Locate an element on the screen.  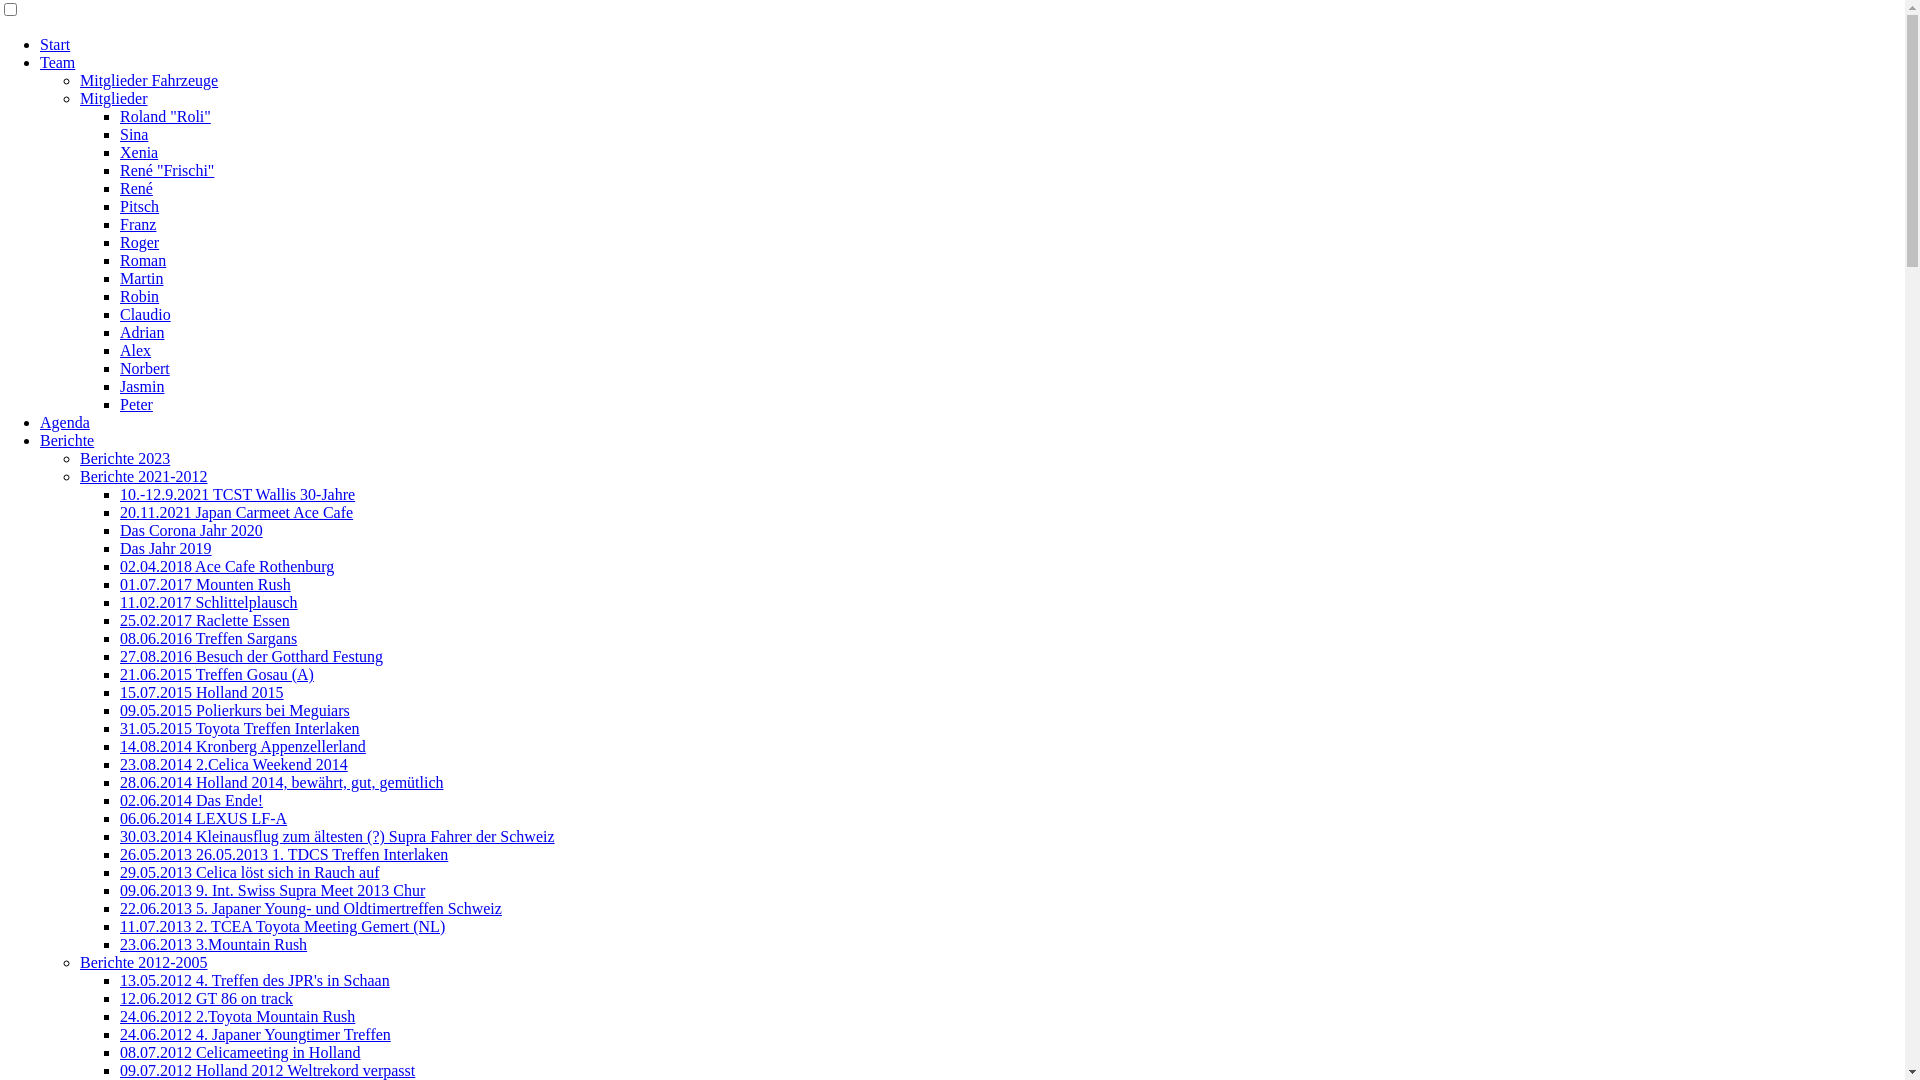
'23.08.2014 2.Celica Weekend 2014' is located at coordinates (119, 764).